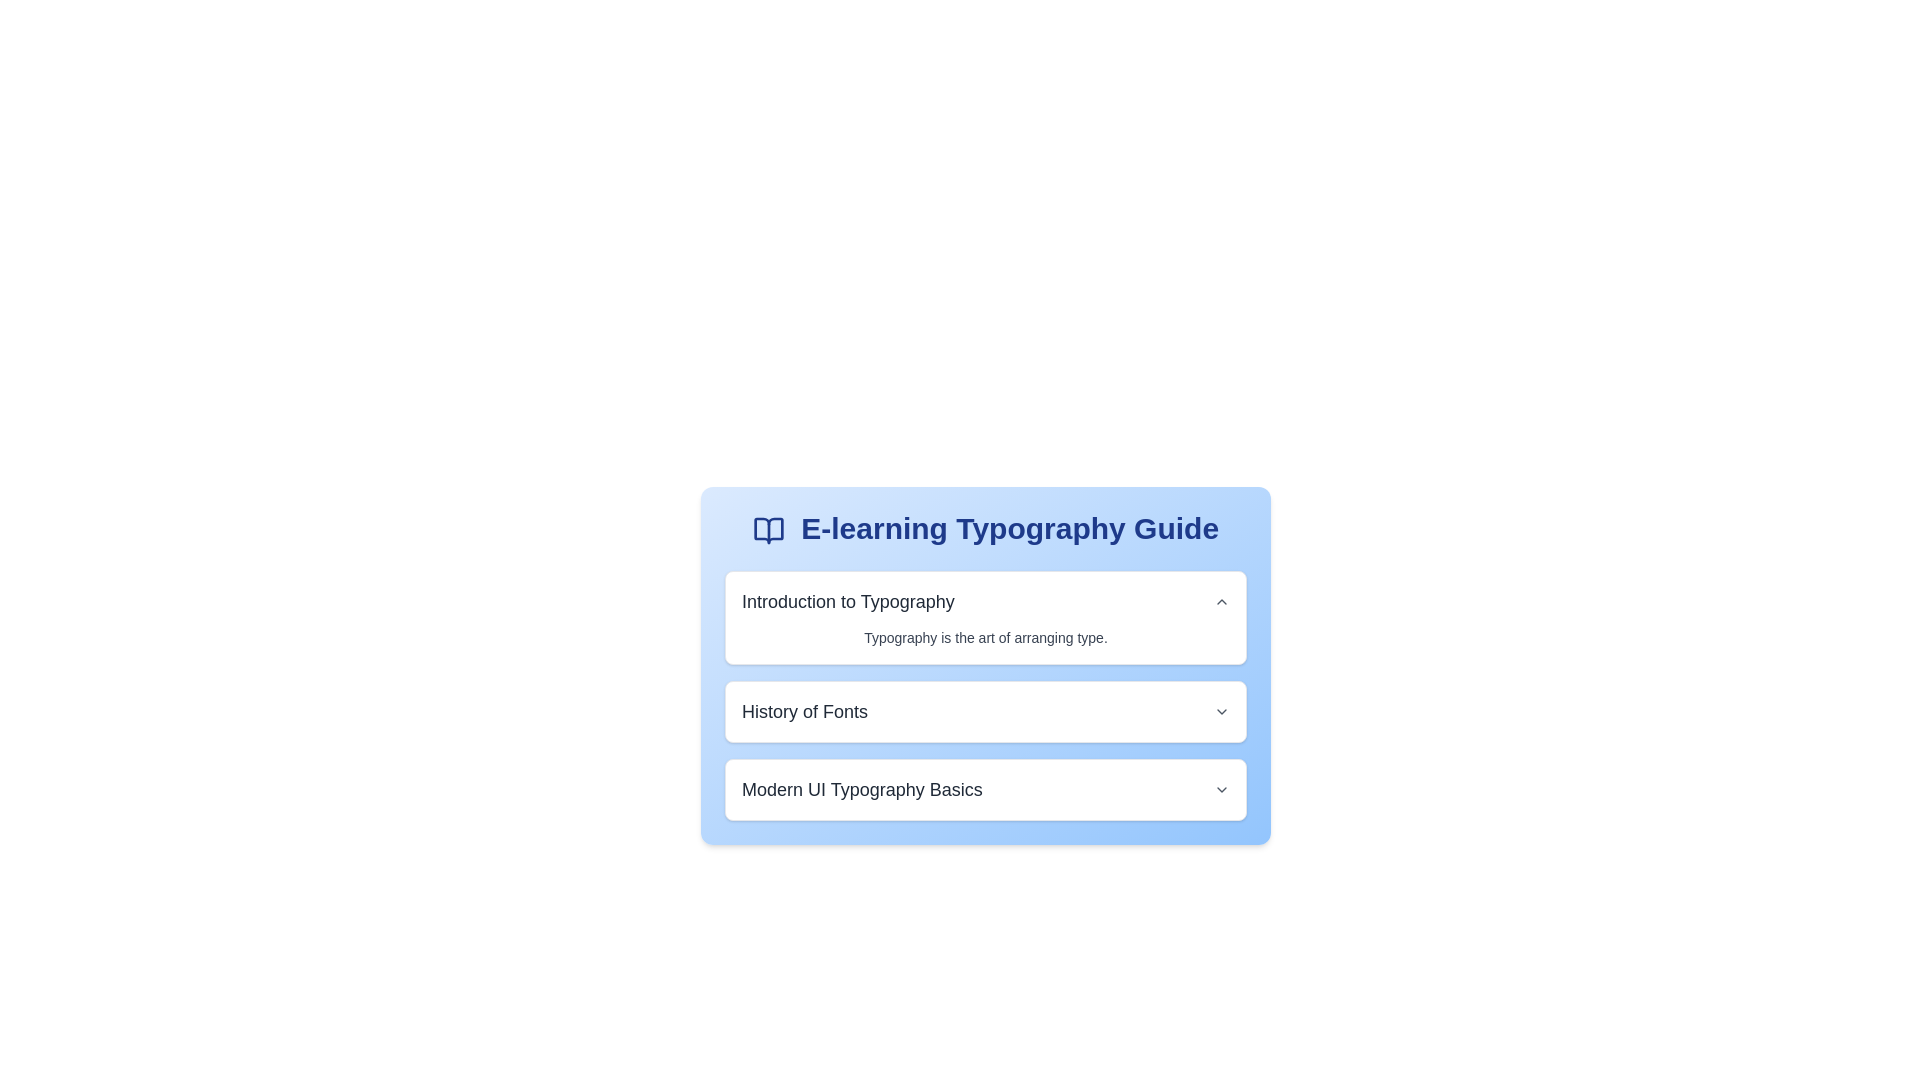 The image size is (1920, 1080). Describe the element at coordinates (862, 789) in the screenshot. I see `the 'Modern UI Typography Basics' title component` at that location.